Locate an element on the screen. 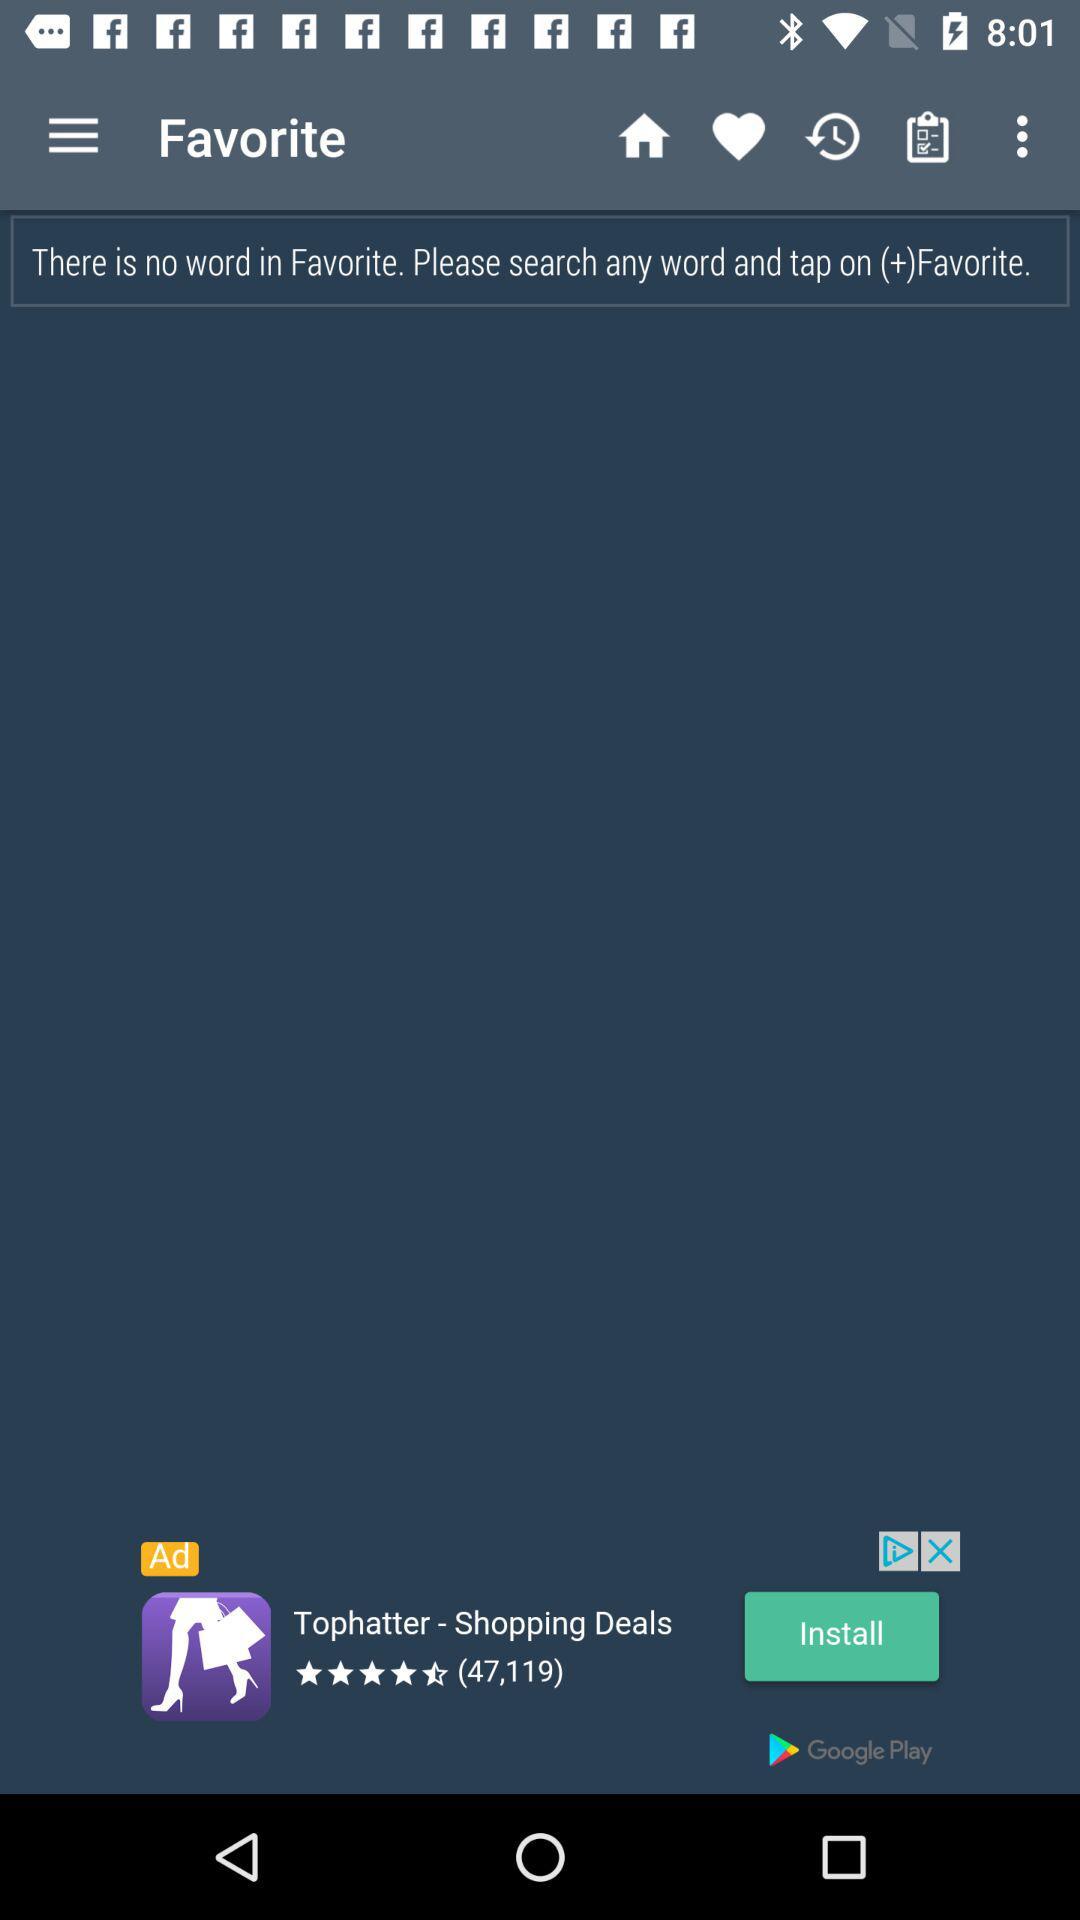 This screenshot has width=1080, height=1920. advertisement link to different site is located at coordinates (540, 1662).